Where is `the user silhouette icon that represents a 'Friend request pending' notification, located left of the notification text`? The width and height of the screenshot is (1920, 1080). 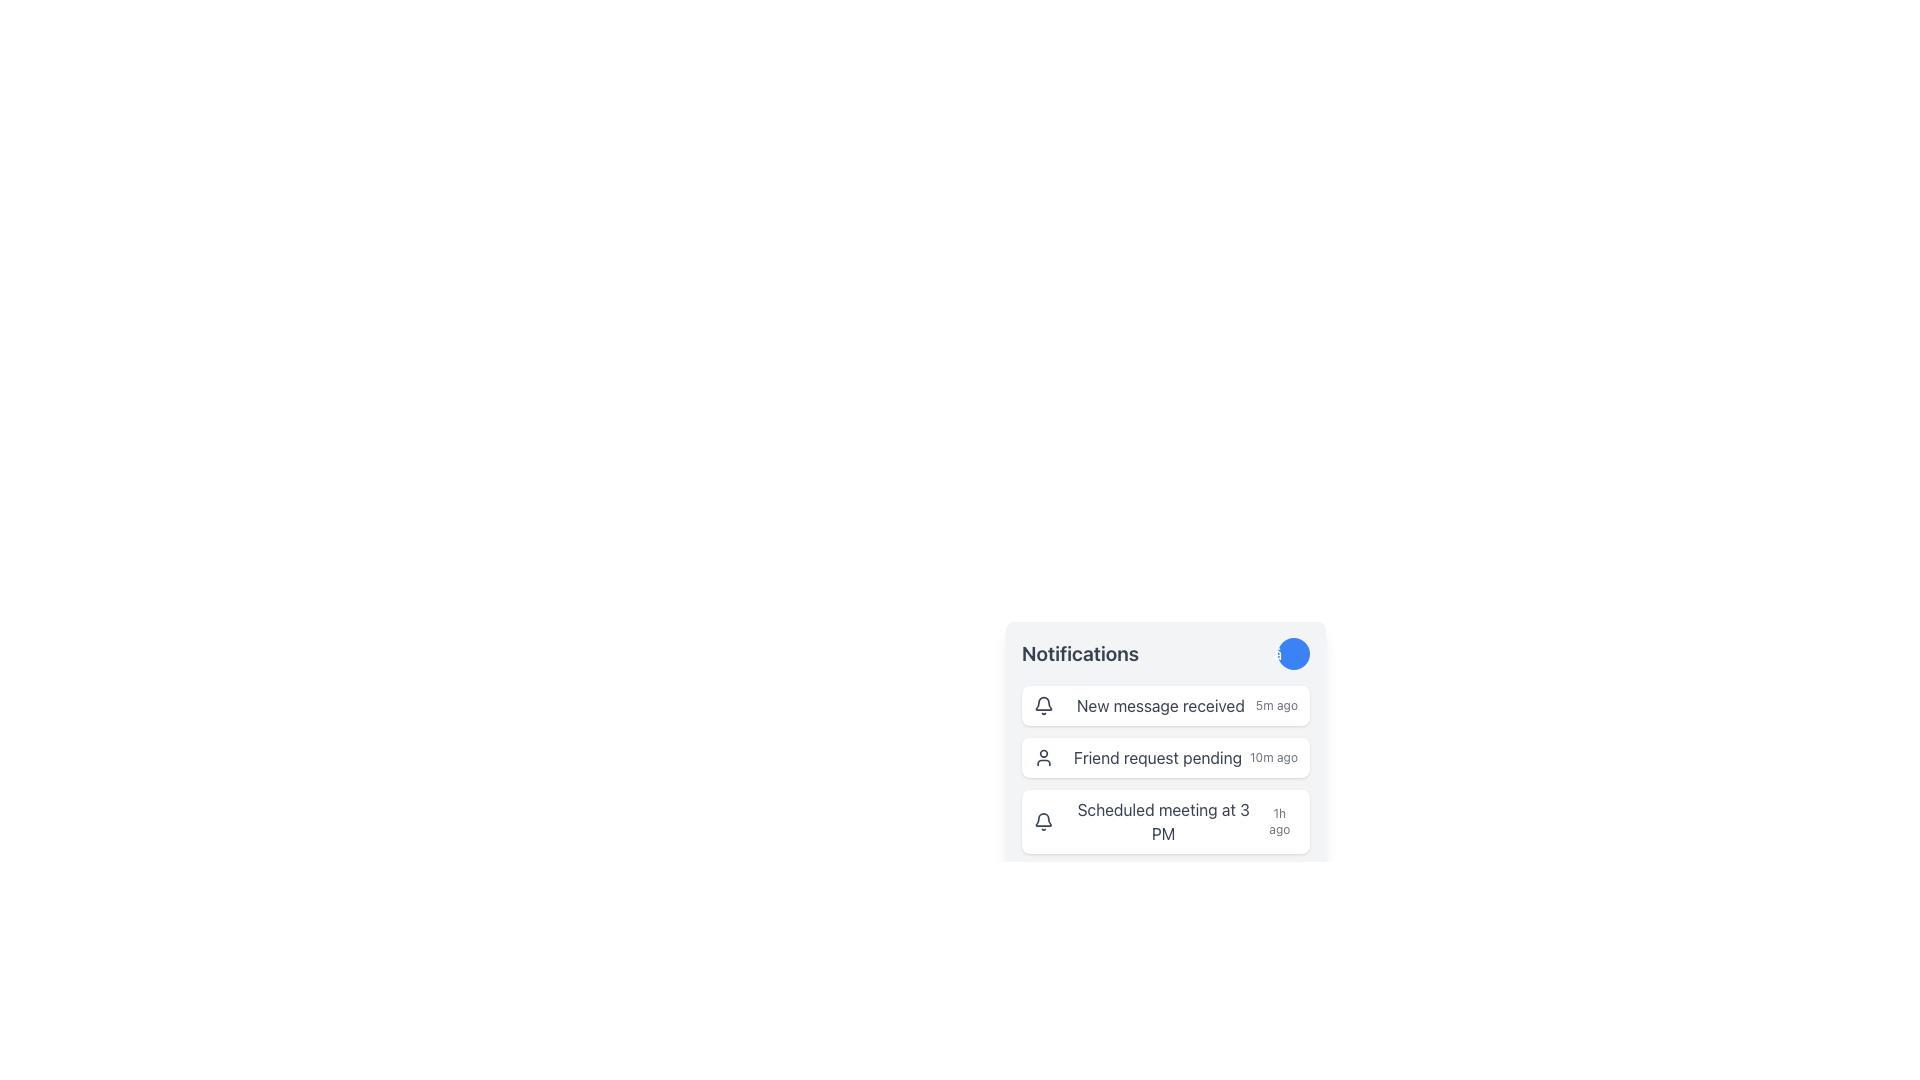 the user silhouette icon that represents a 'Friend request pending' notification, located left of the notification text is located at coordinates (1042, 758).